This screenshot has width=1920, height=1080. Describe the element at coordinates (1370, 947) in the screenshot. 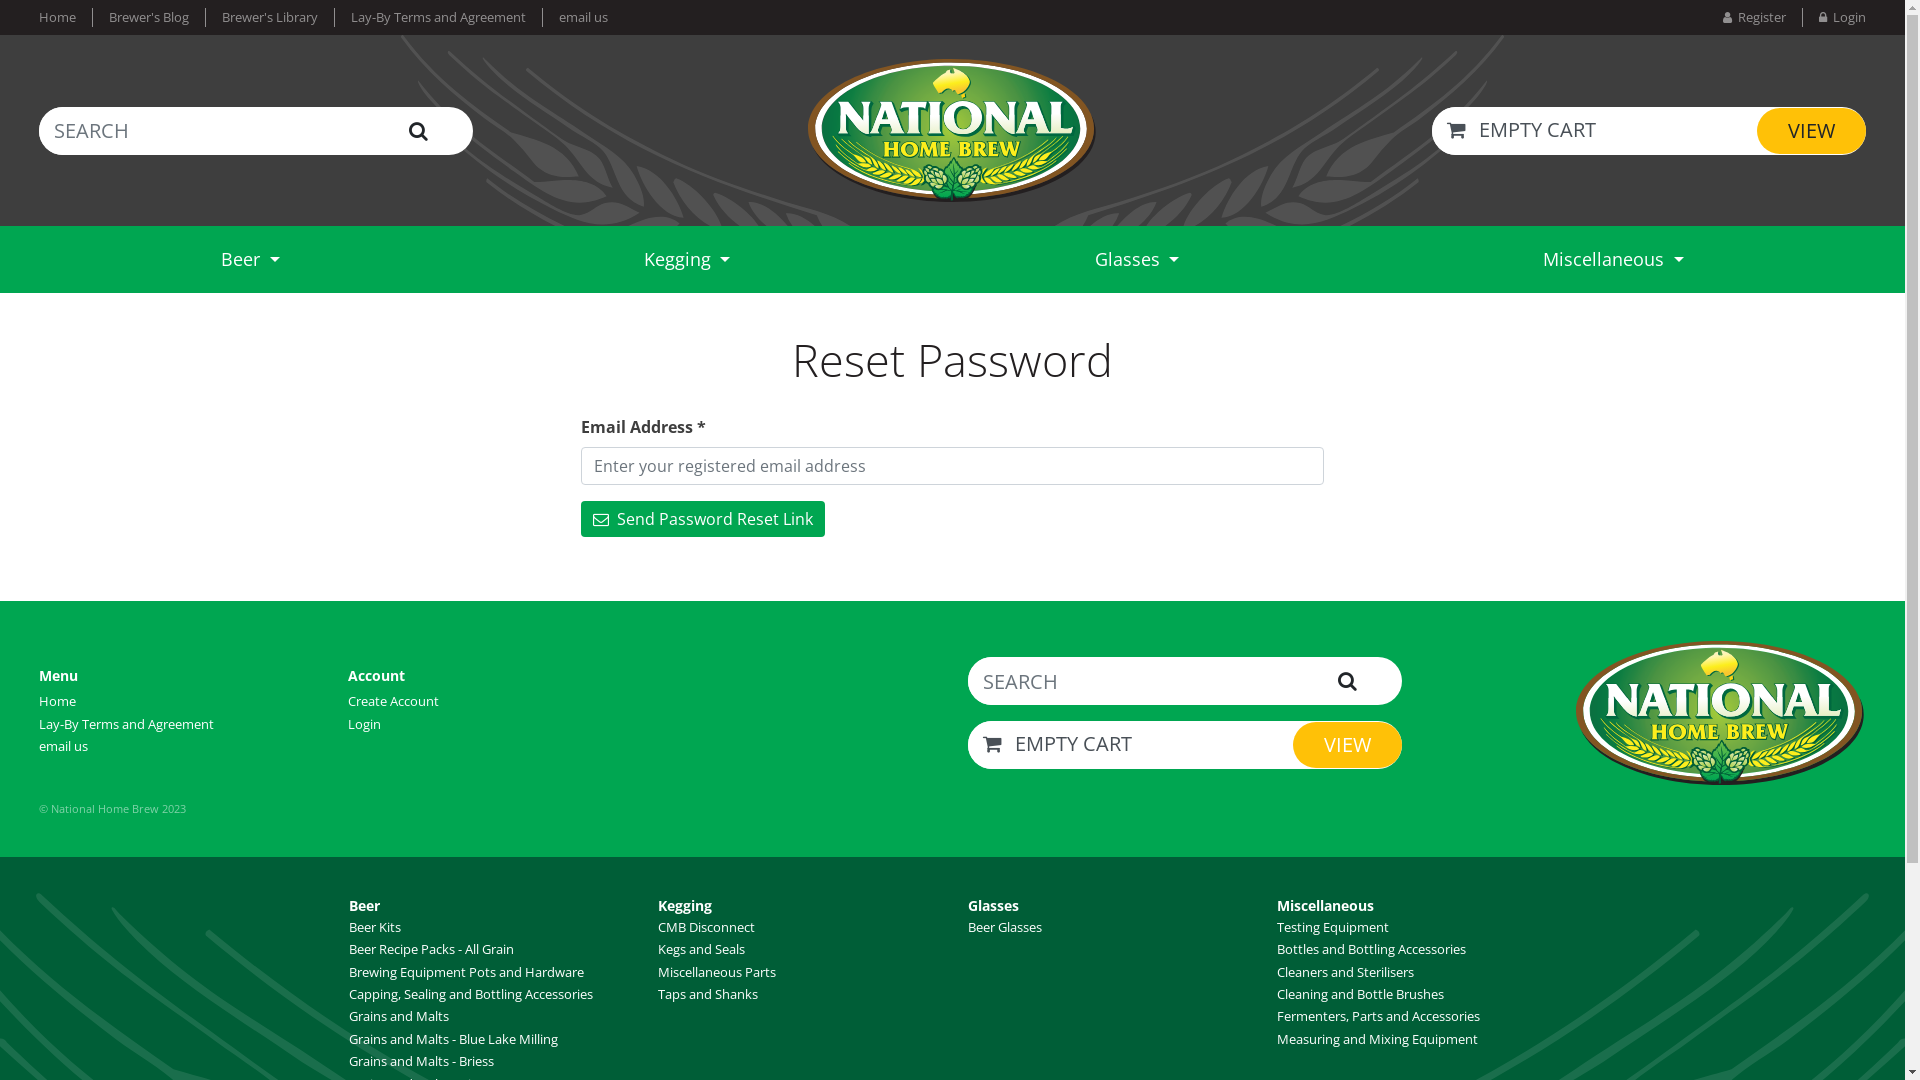

I see `'Bottles and Bottling Accessories'` at that location.